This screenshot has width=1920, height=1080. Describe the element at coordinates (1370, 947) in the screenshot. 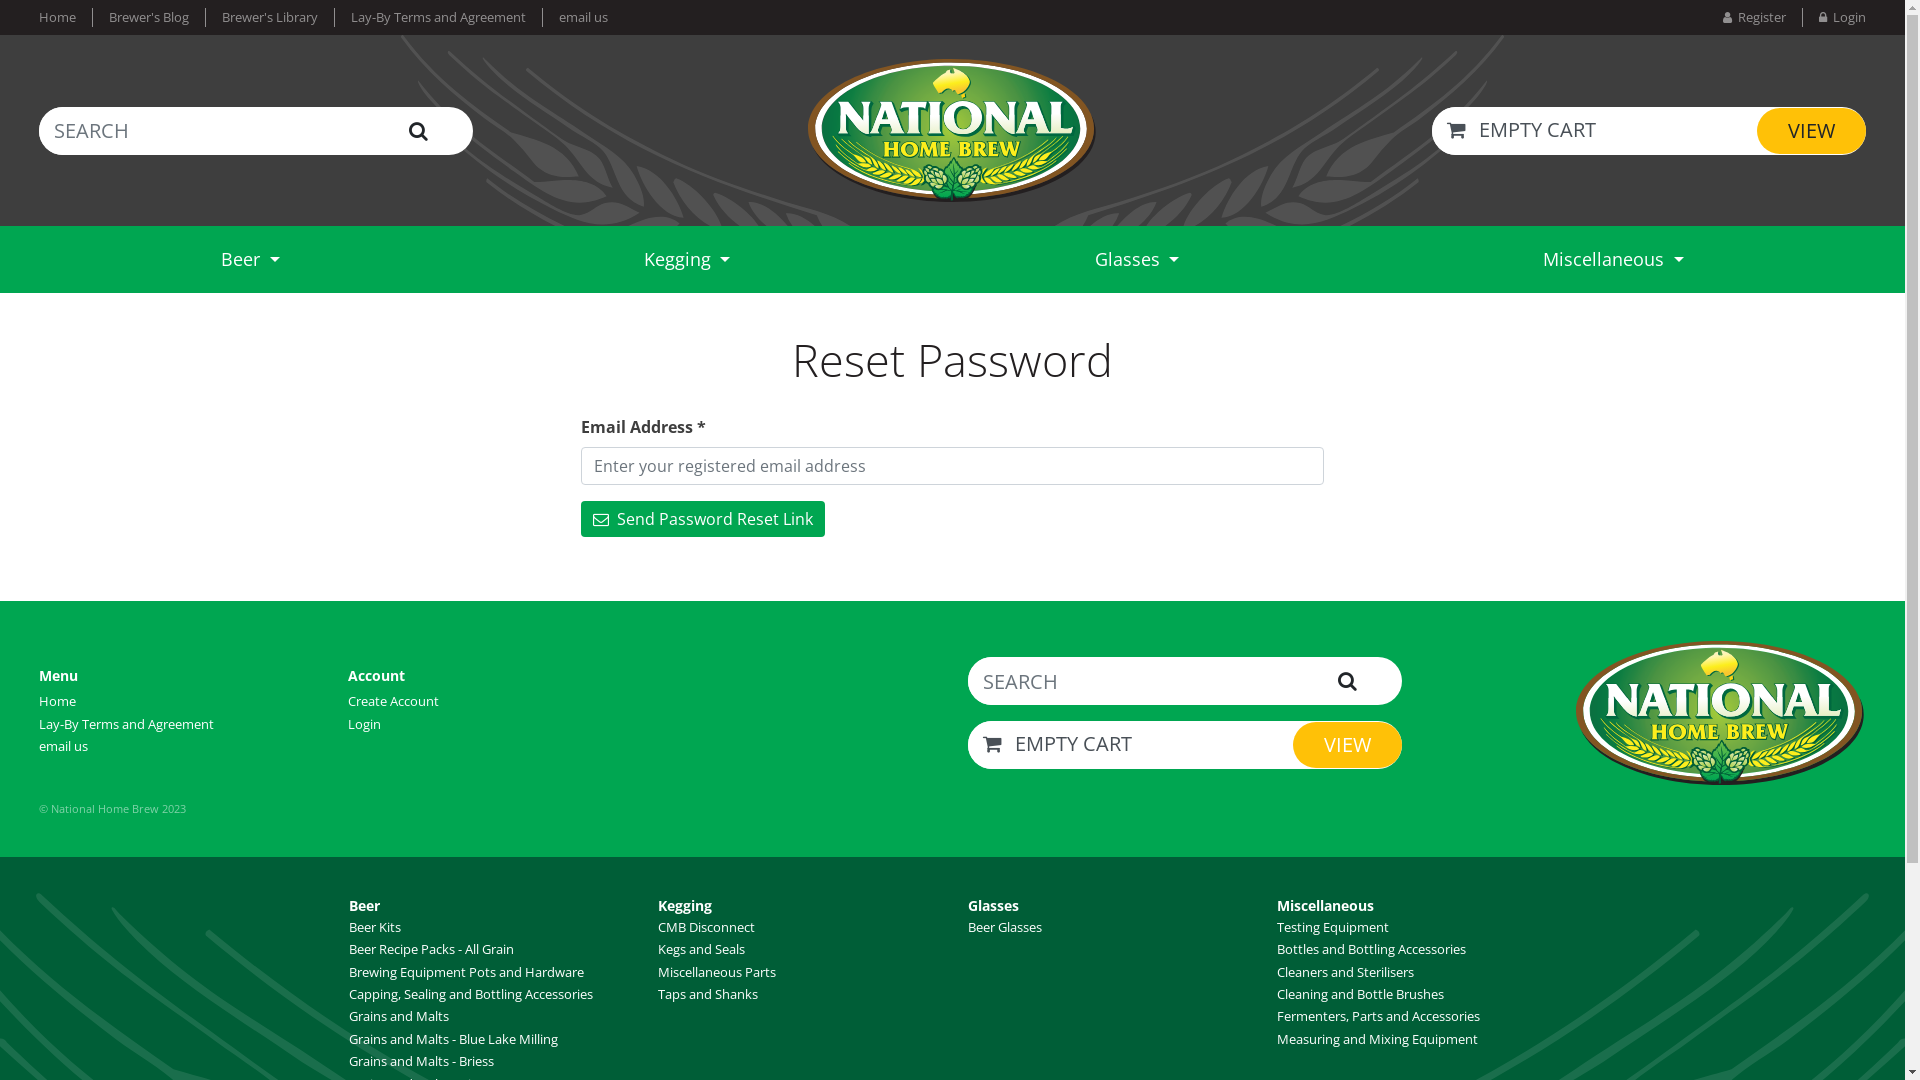

I see `'Bottles and Bottling Accessories'` at that location.